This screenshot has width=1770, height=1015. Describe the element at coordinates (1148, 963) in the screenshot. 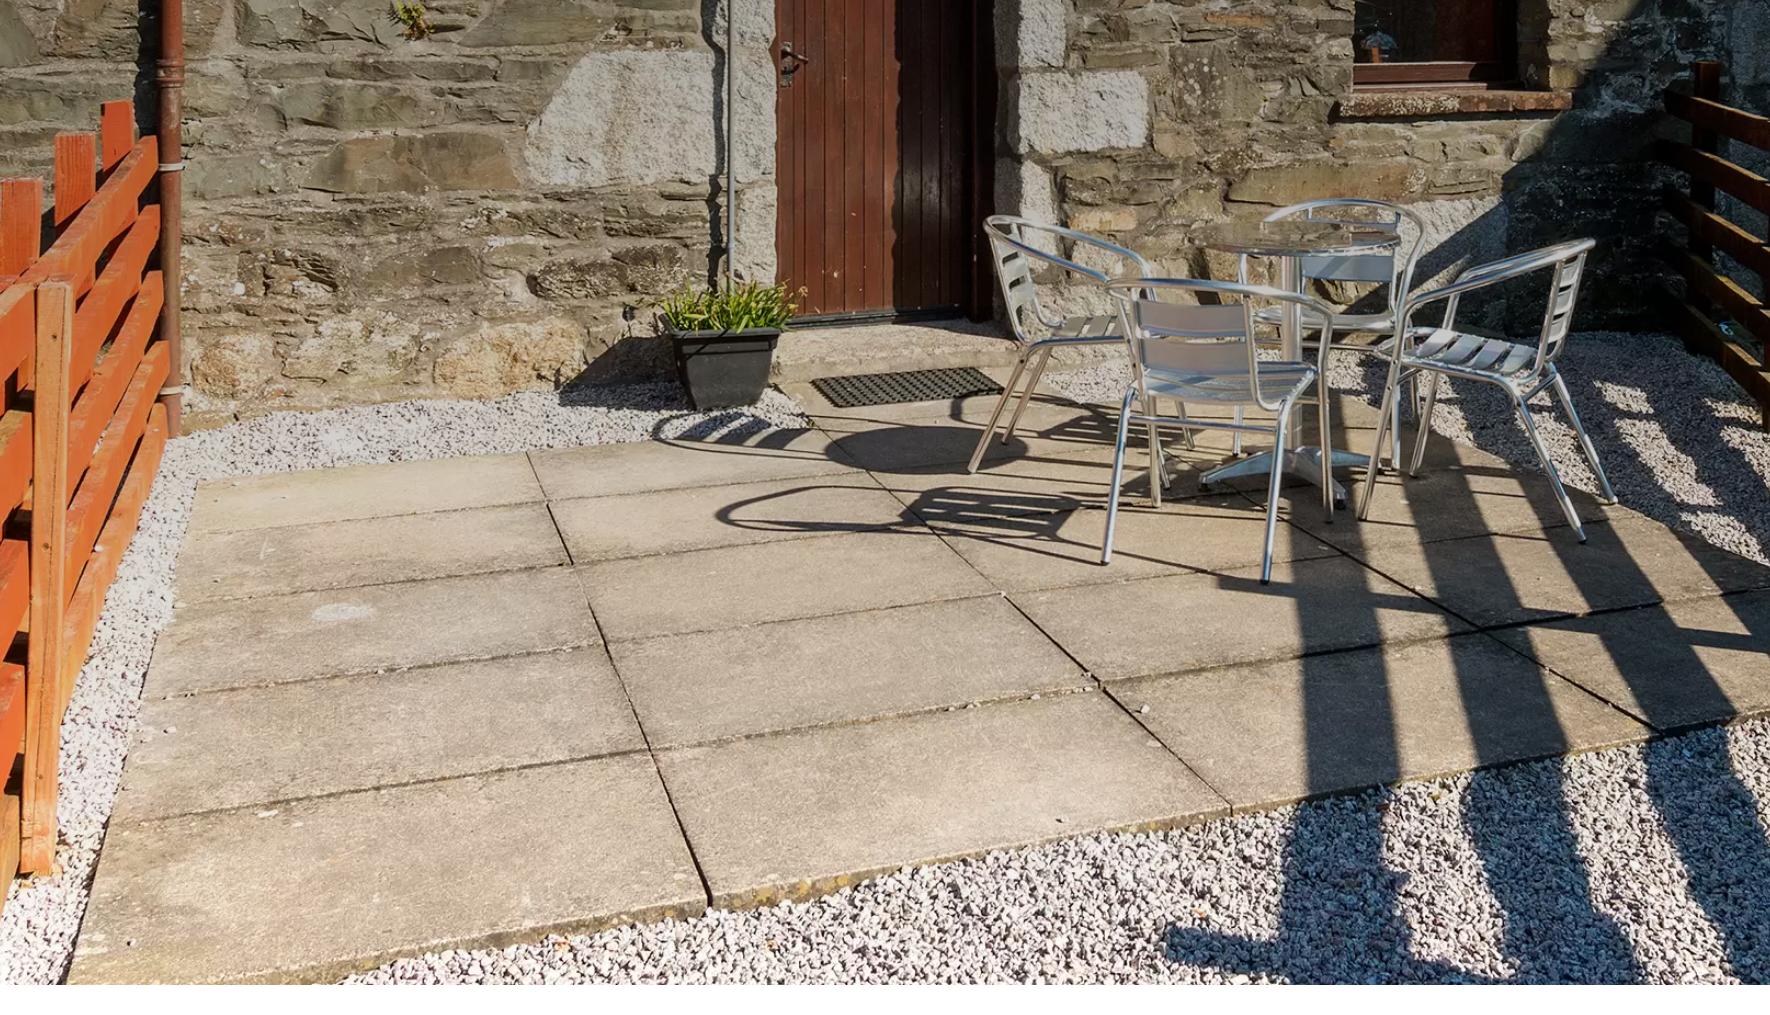

I see `'Configure'` at that location.